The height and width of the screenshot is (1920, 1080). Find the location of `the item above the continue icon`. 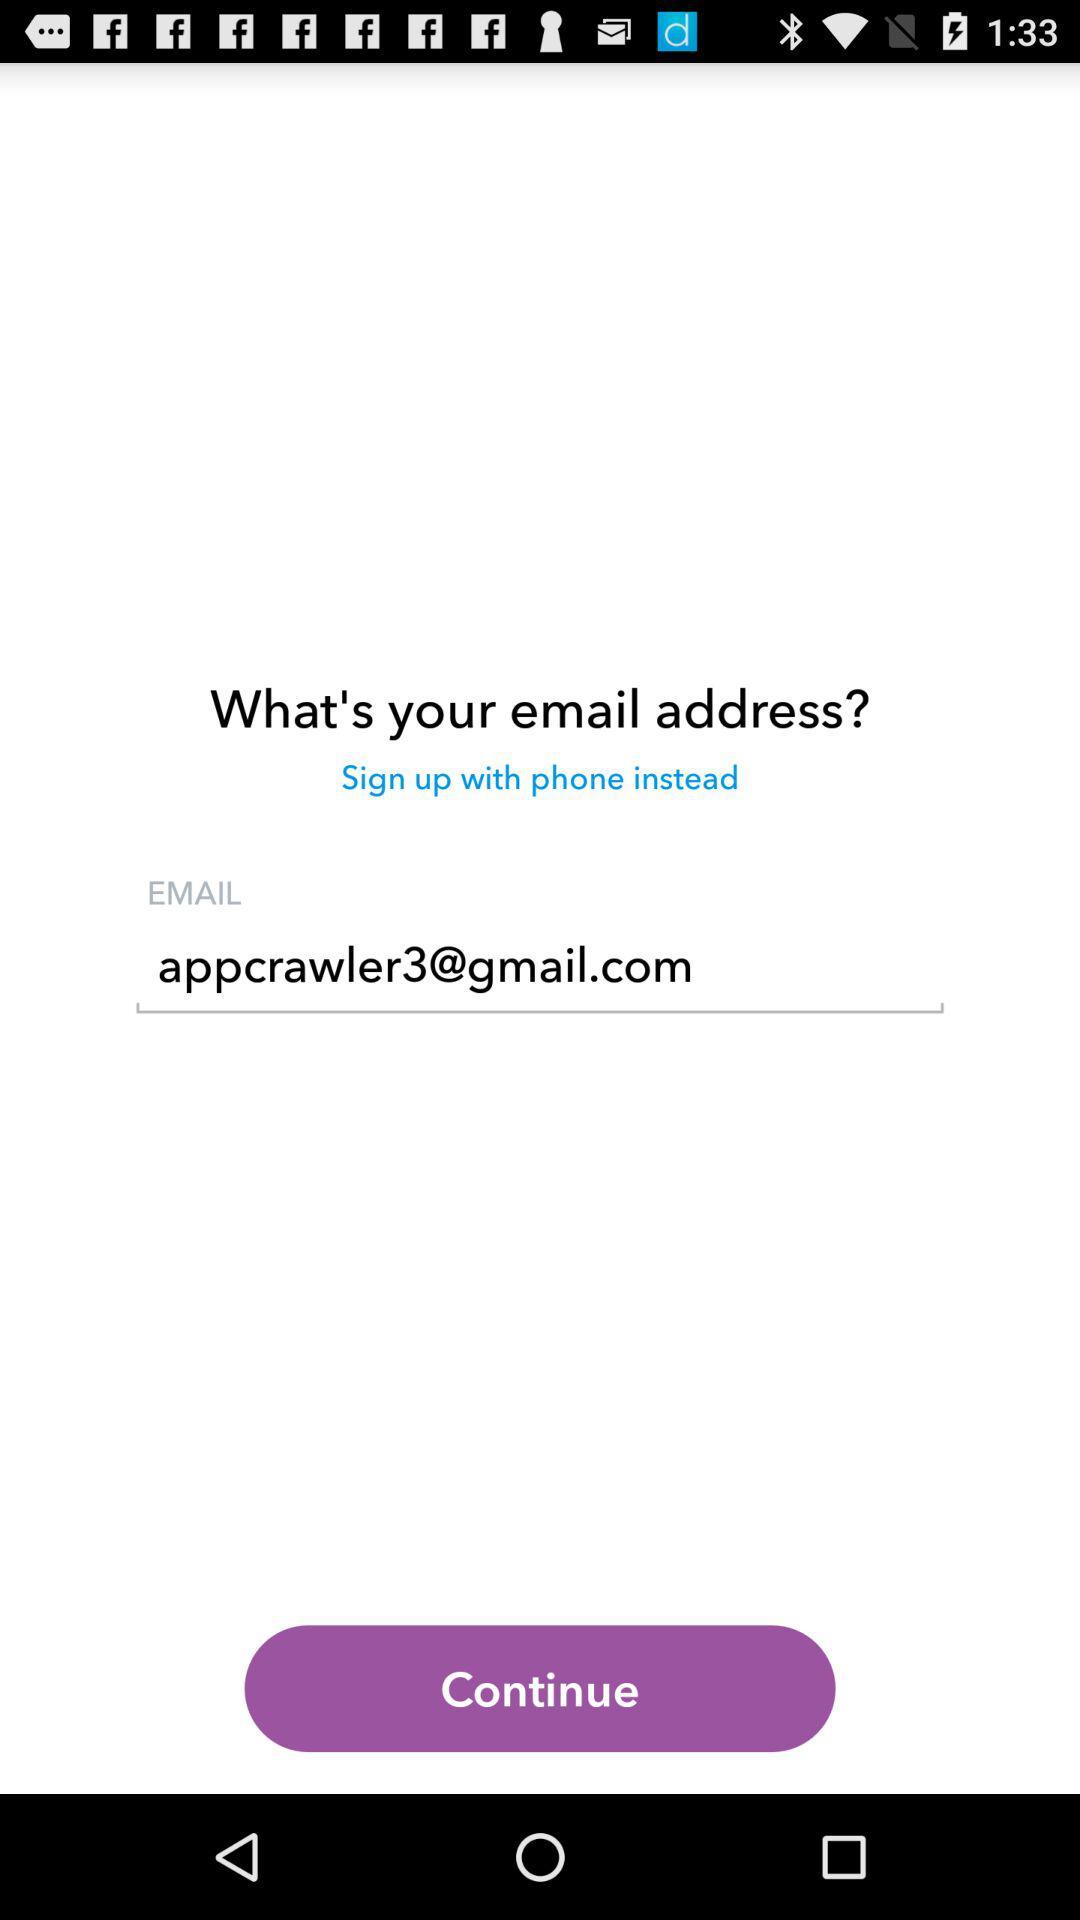

the item above the continue icon is located at coordinates (540, 971).